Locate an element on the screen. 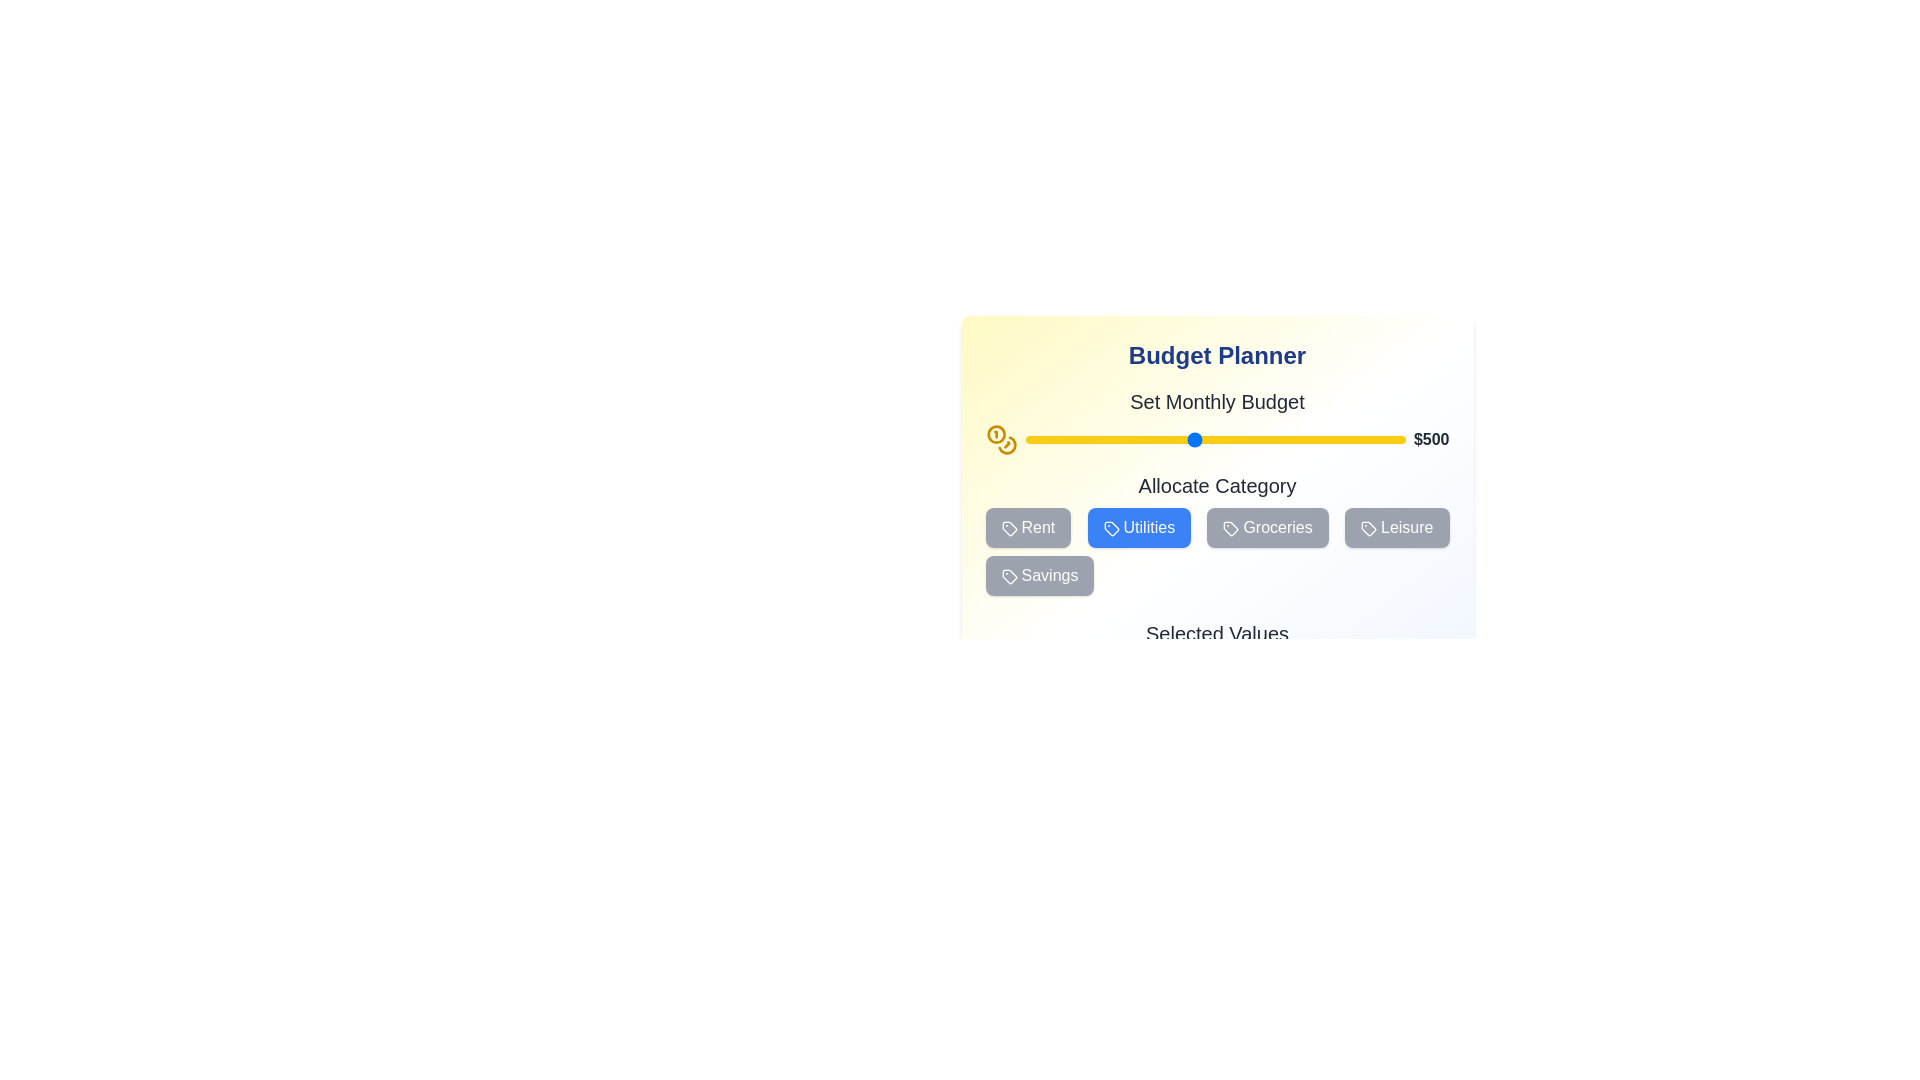 The image size is (1920, 1080). the 'Leisure' button located in the 'Allocate Category' section, which is the fourth button from the left is located at coordinates (1395, 527).